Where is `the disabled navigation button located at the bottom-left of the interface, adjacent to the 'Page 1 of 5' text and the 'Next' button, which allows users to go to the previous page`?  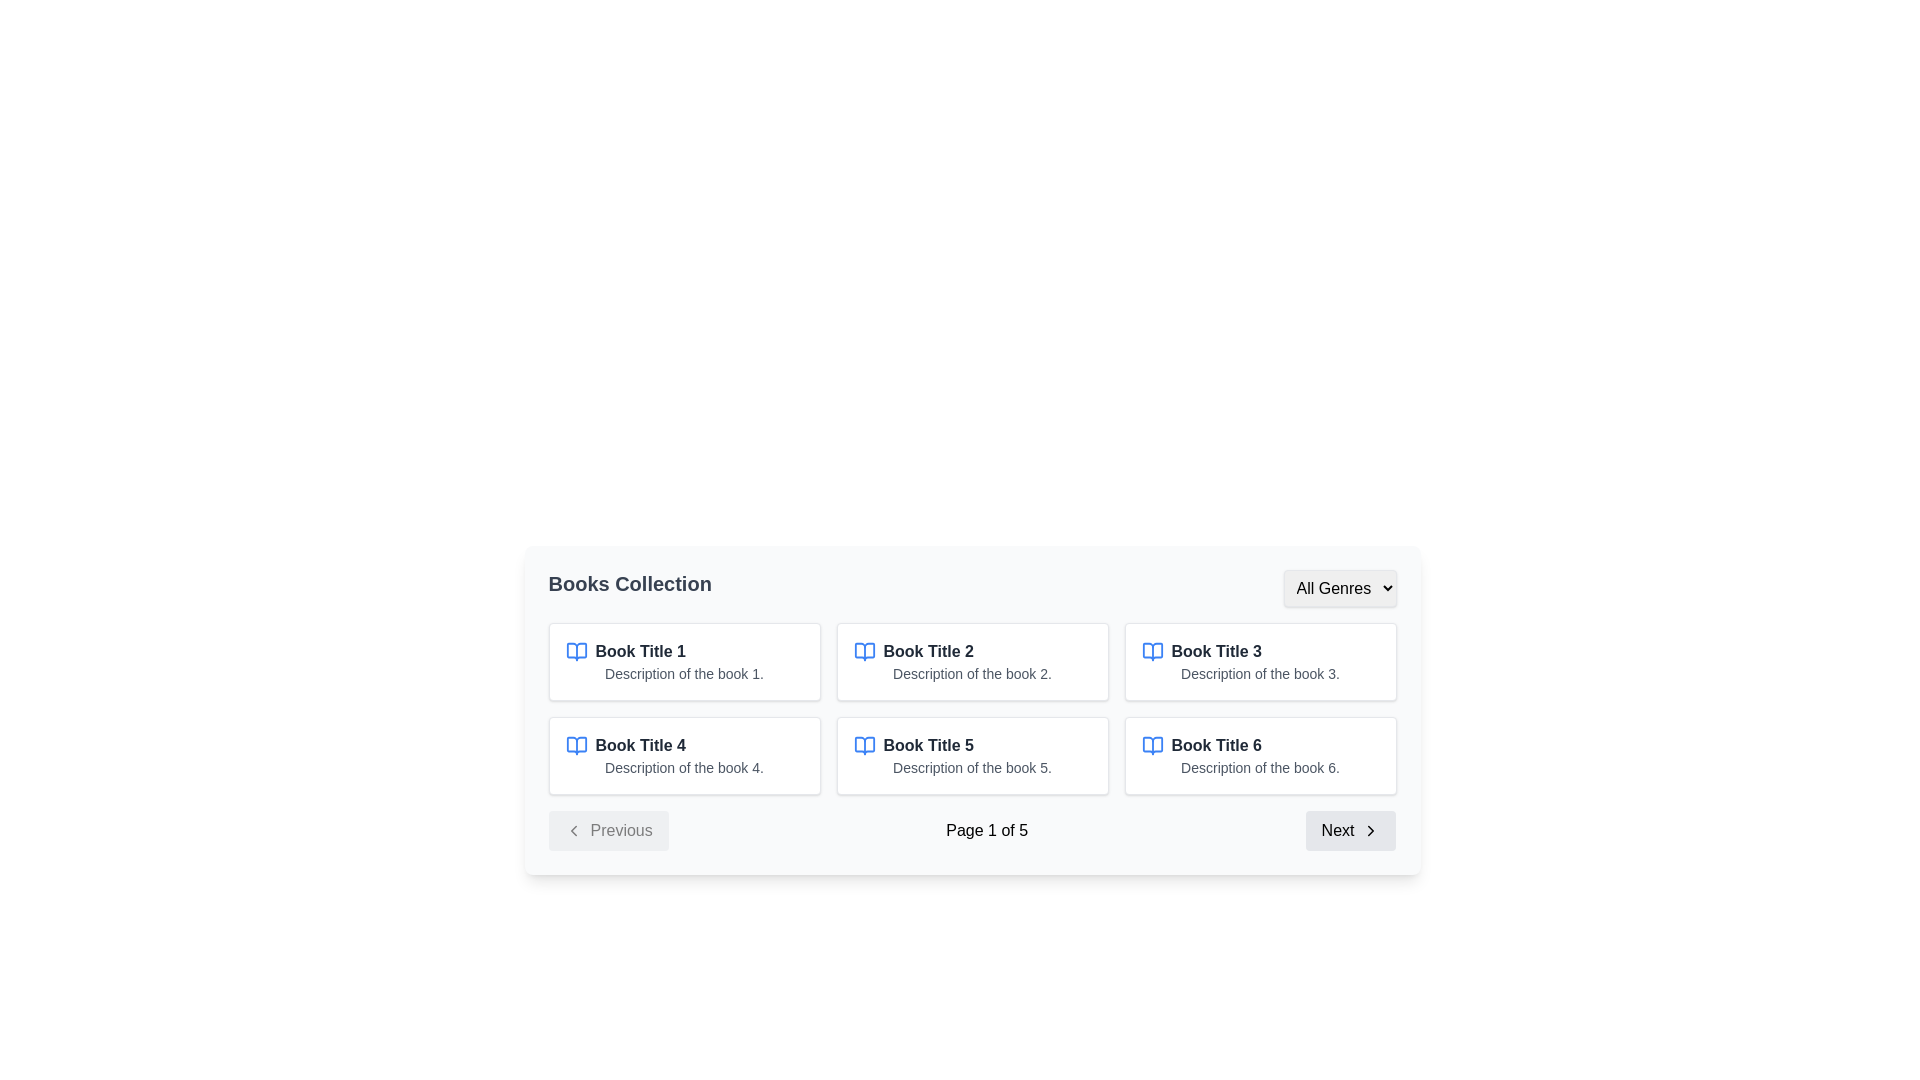 the disabled navigation button located at the bottom-left of the interface, adjacent to the 'Page 1 of 5' text and the 'Next' button, which allows users to go to the previous page is located at coordinates (607, 830).